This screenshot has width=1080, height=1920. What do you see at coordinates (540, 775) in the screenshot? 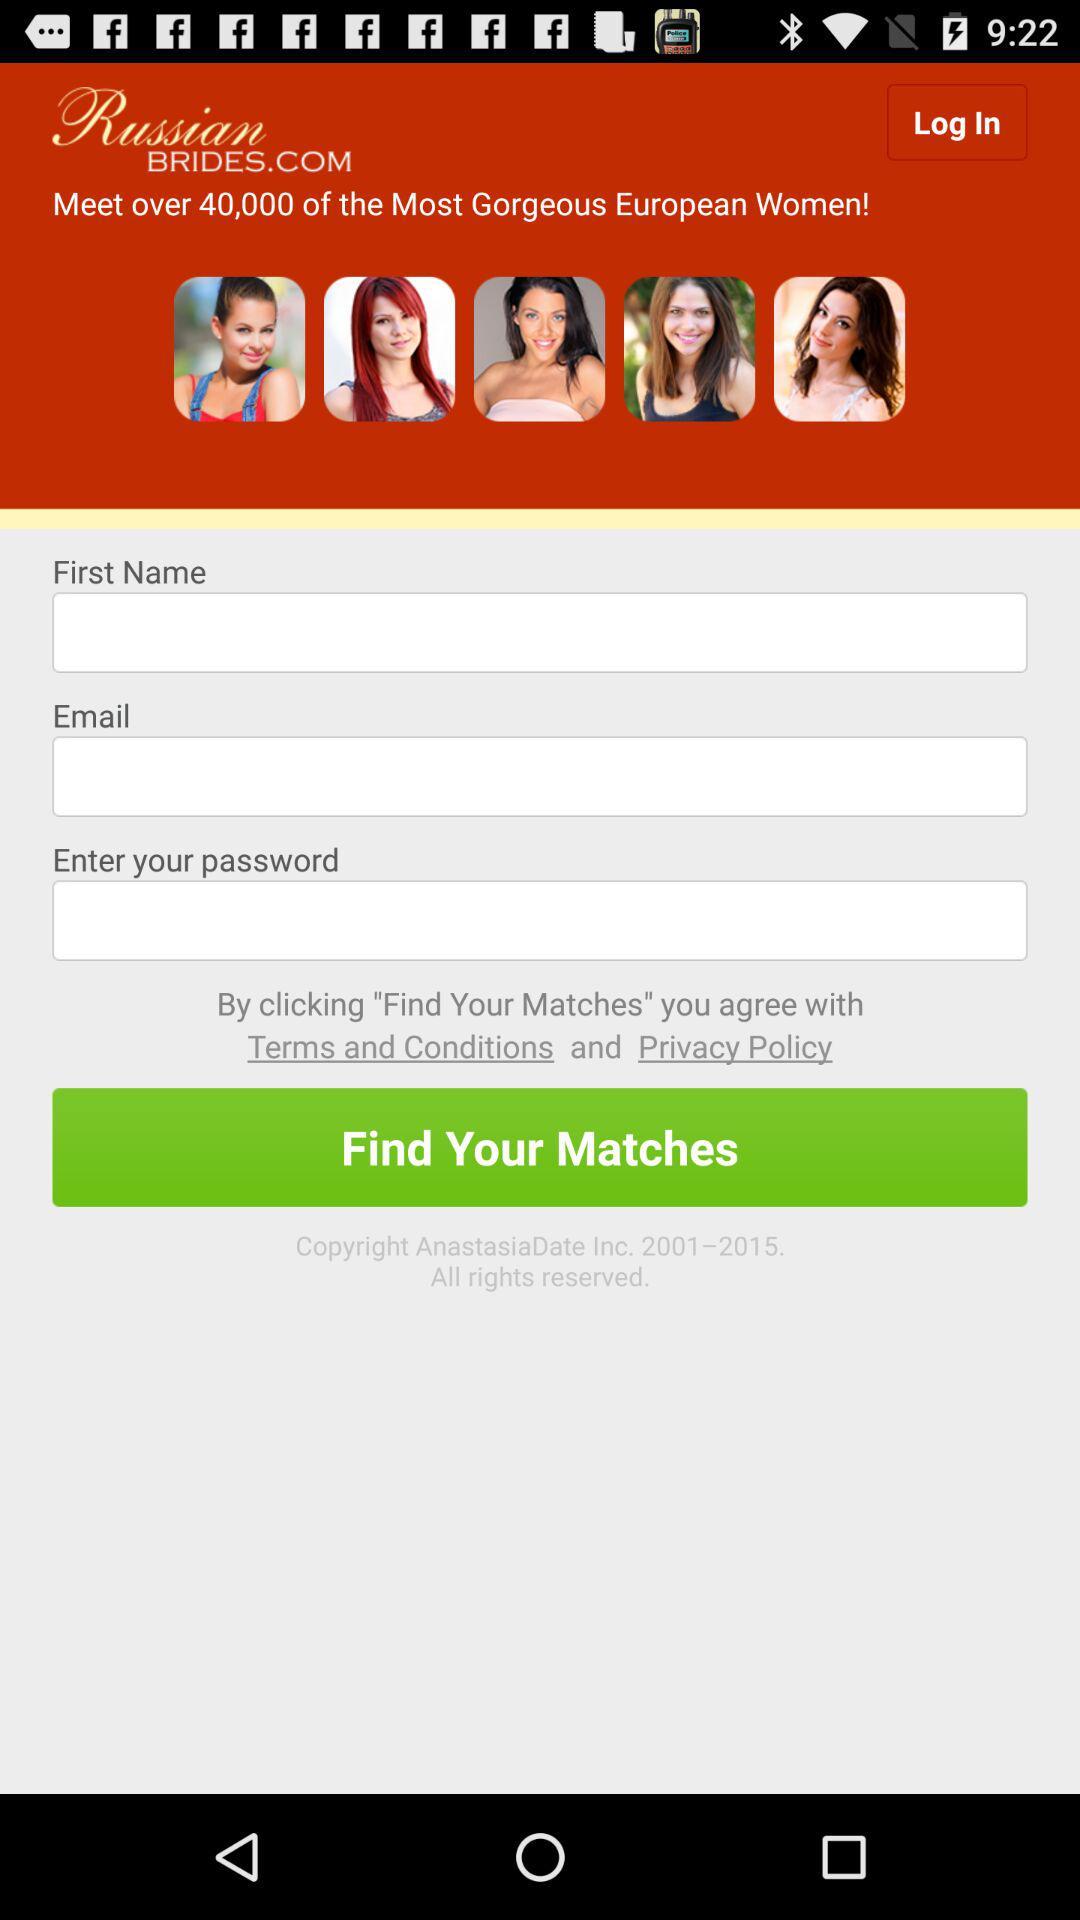
I see `text box` at bounding box center [540, 775].